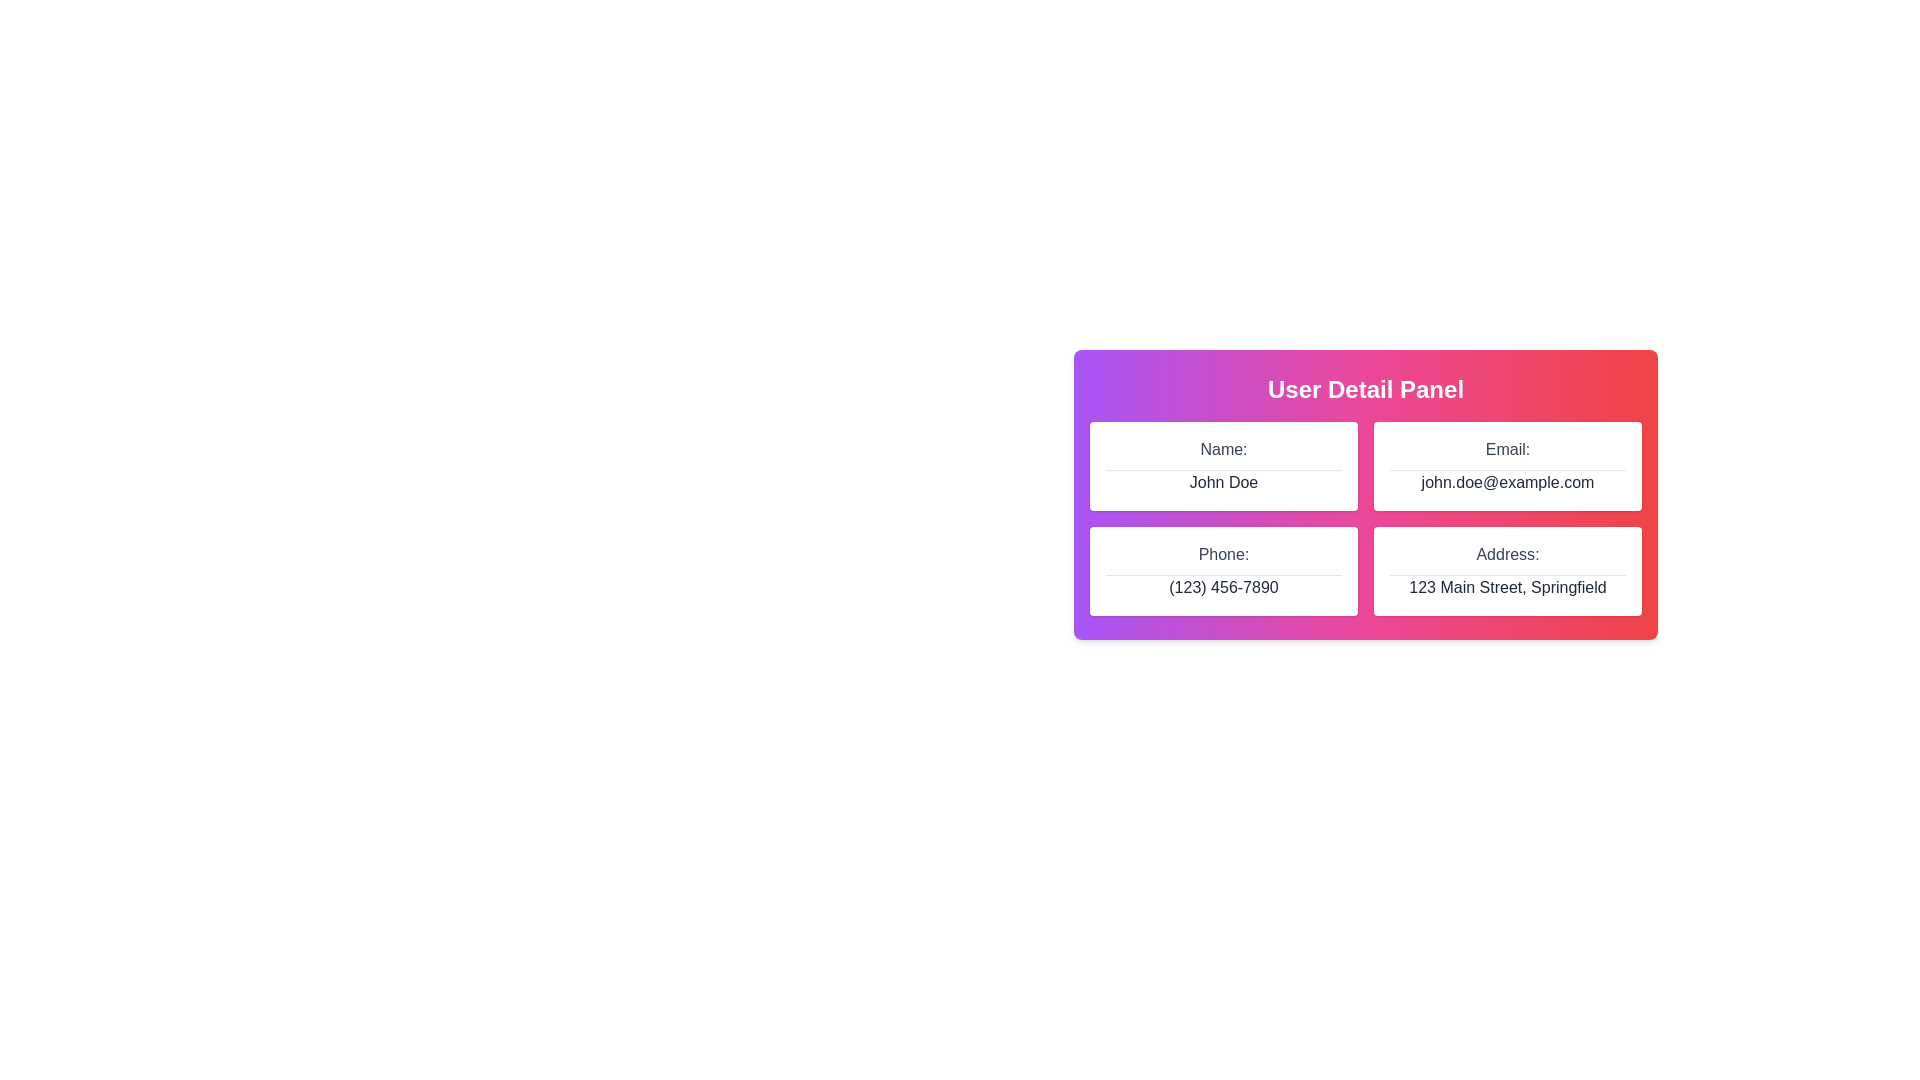  I want to click on the text label displaying 'john.doe@example.com' in the user information panel, which is styled in gray and located in the upper right section of the grid, so click(1507, 482).